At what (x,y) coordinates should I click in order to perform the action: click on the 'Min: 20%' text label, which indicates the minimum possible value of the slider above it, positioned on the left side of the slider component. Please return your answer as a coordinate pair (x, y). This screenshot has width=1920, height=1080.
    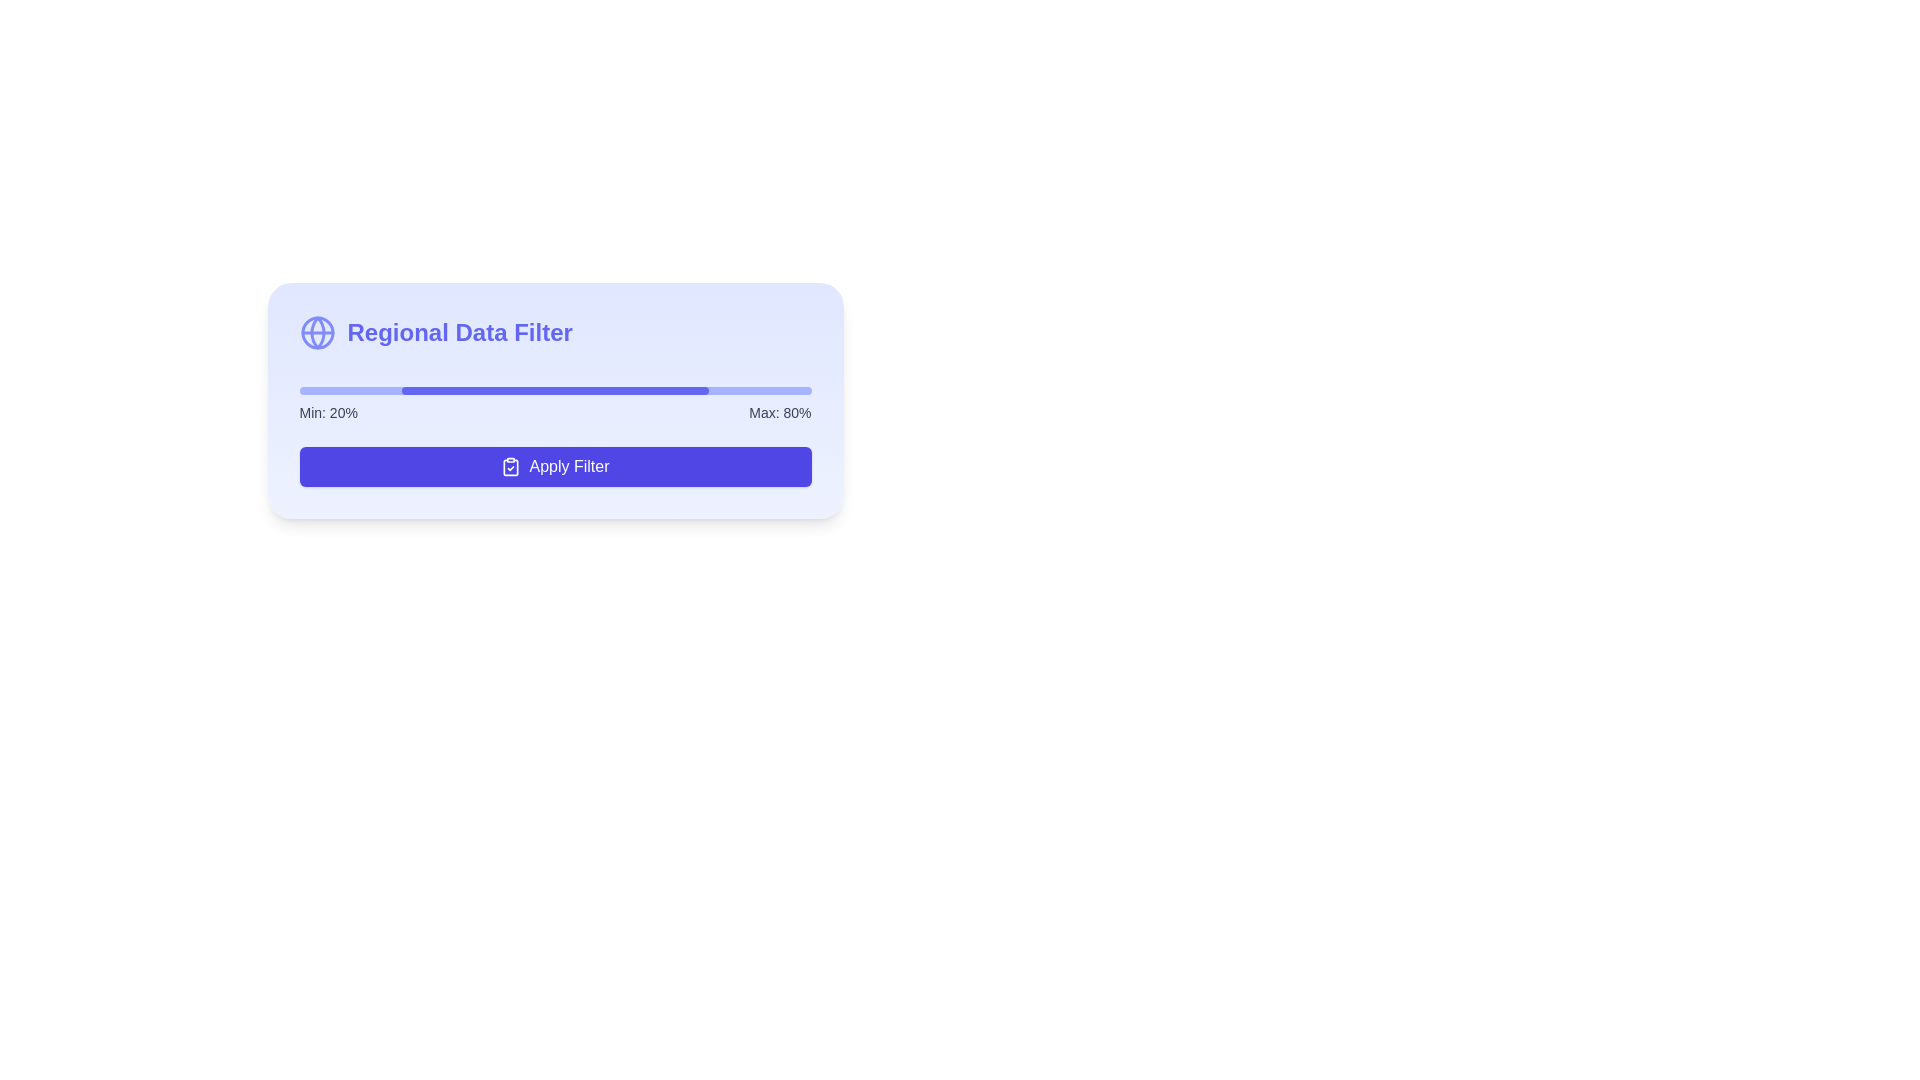
    Looking at the image, I should click on (328, 411).